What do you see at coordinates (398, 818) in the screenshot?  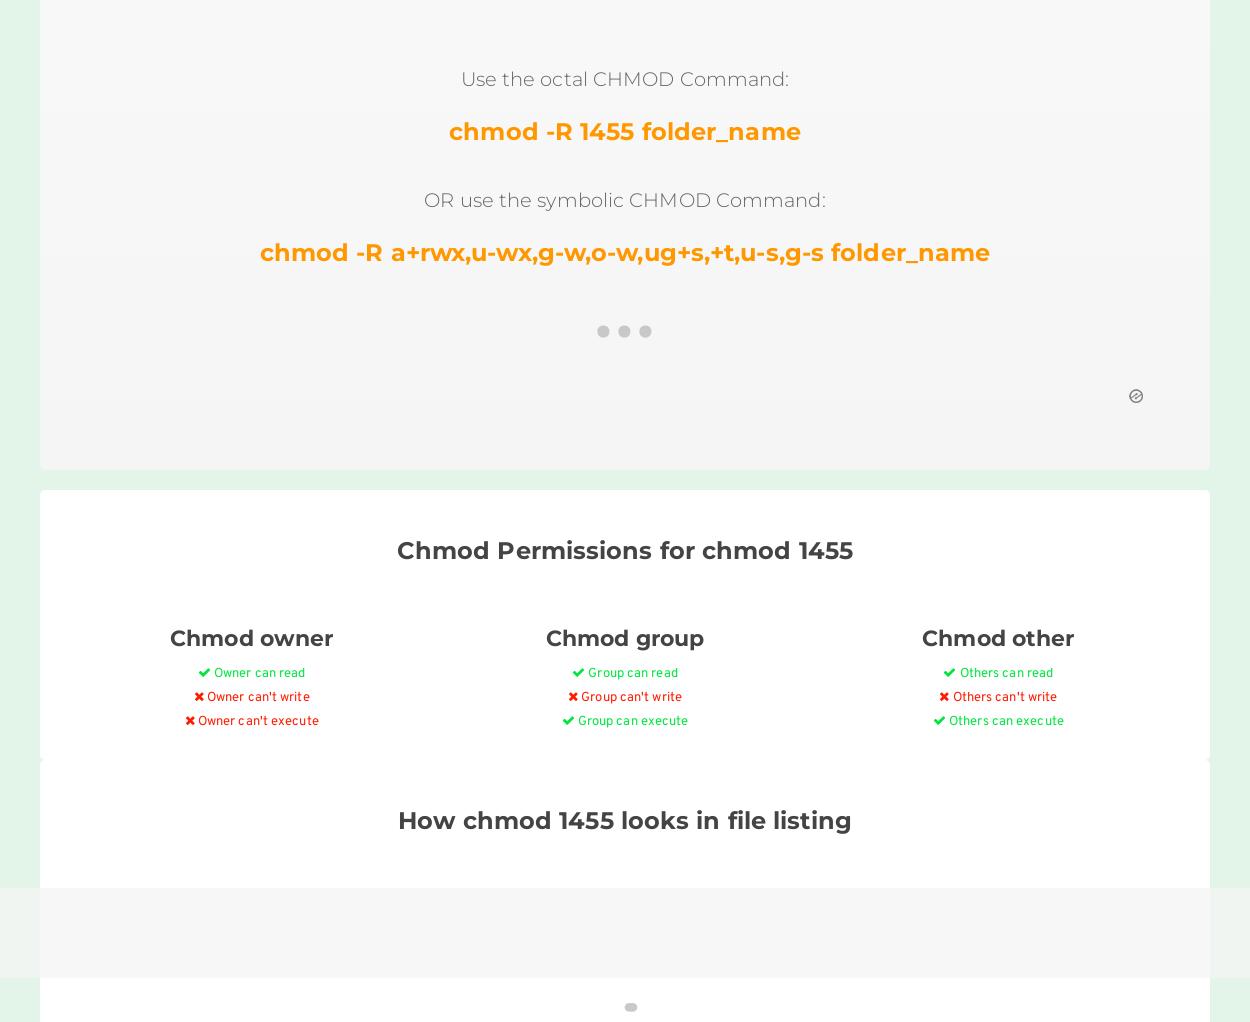 I see `'How chmod'` at bounding box center [398, 818].